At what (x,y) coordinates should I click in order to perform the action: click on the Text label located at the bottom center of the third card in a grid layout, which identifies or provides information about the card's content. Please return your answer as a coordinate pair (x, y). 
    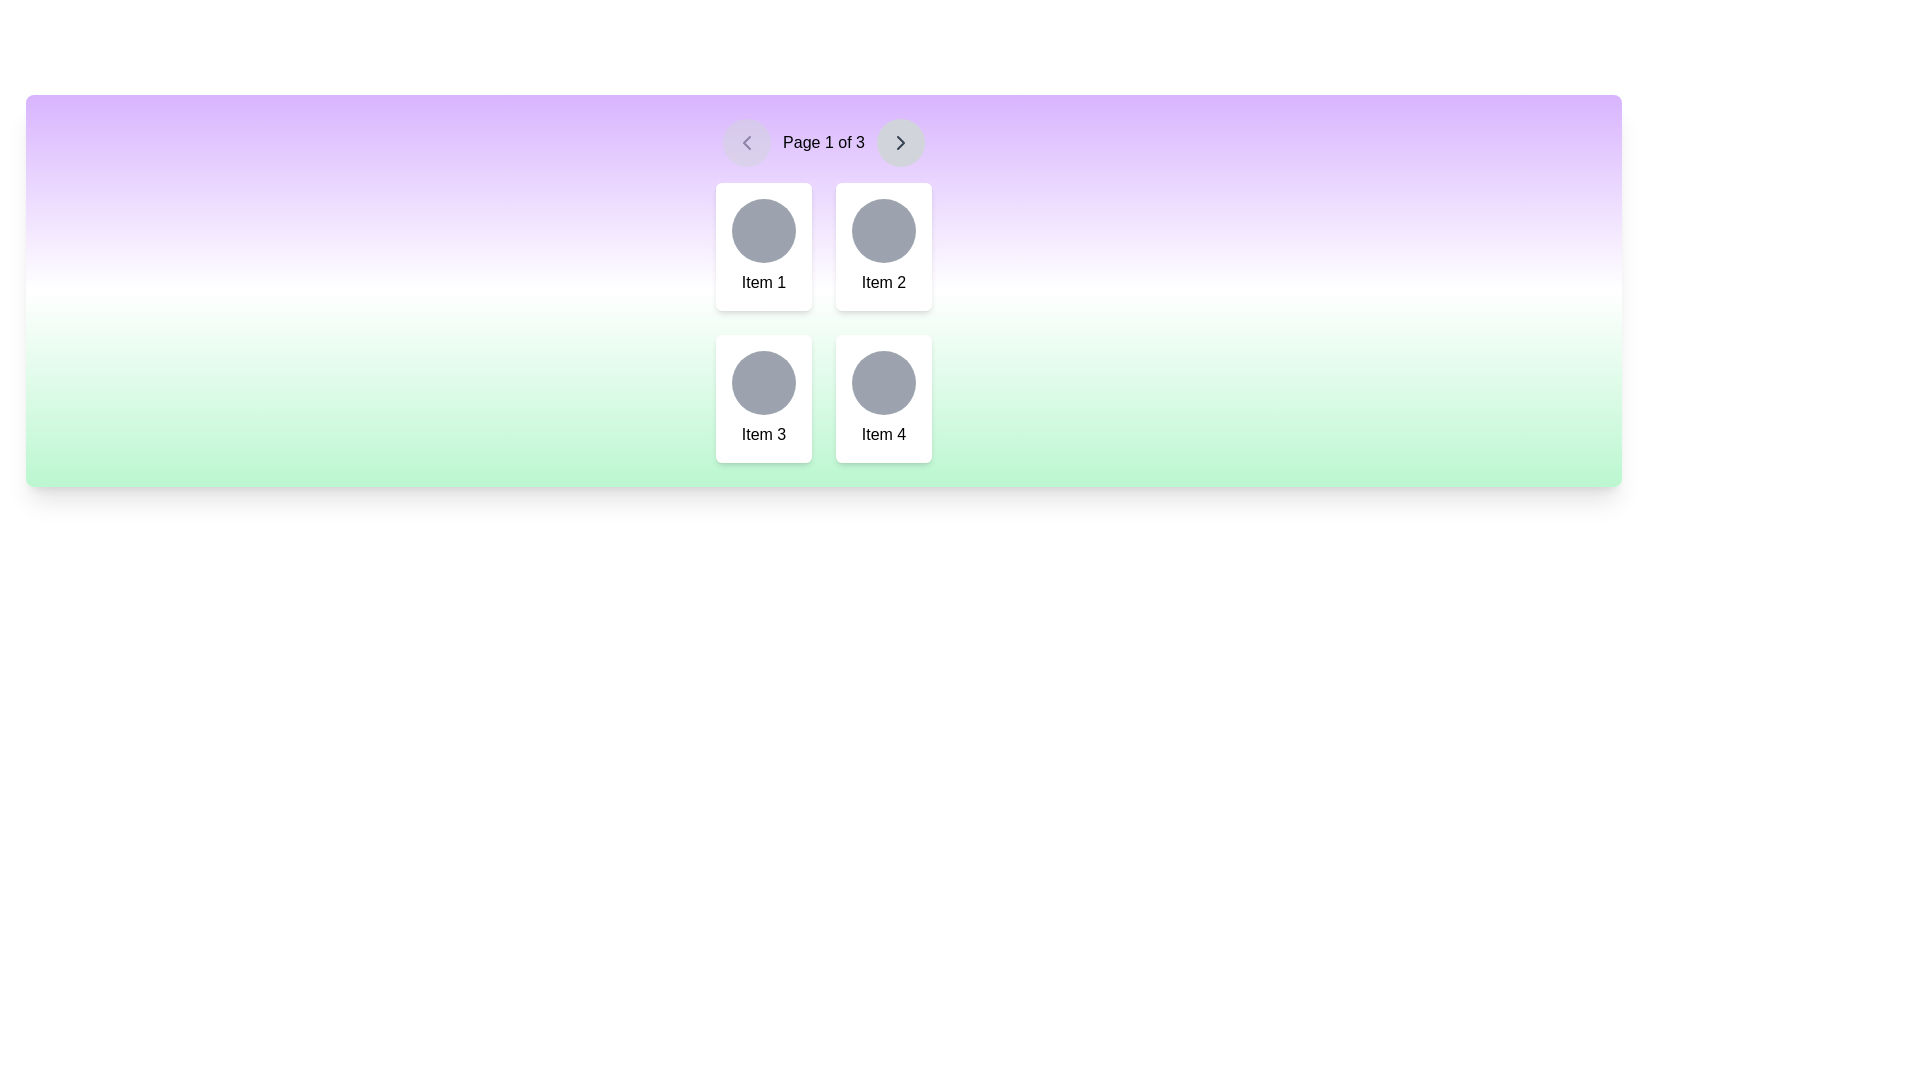
    Looking at the image, I should click on (762, 434).